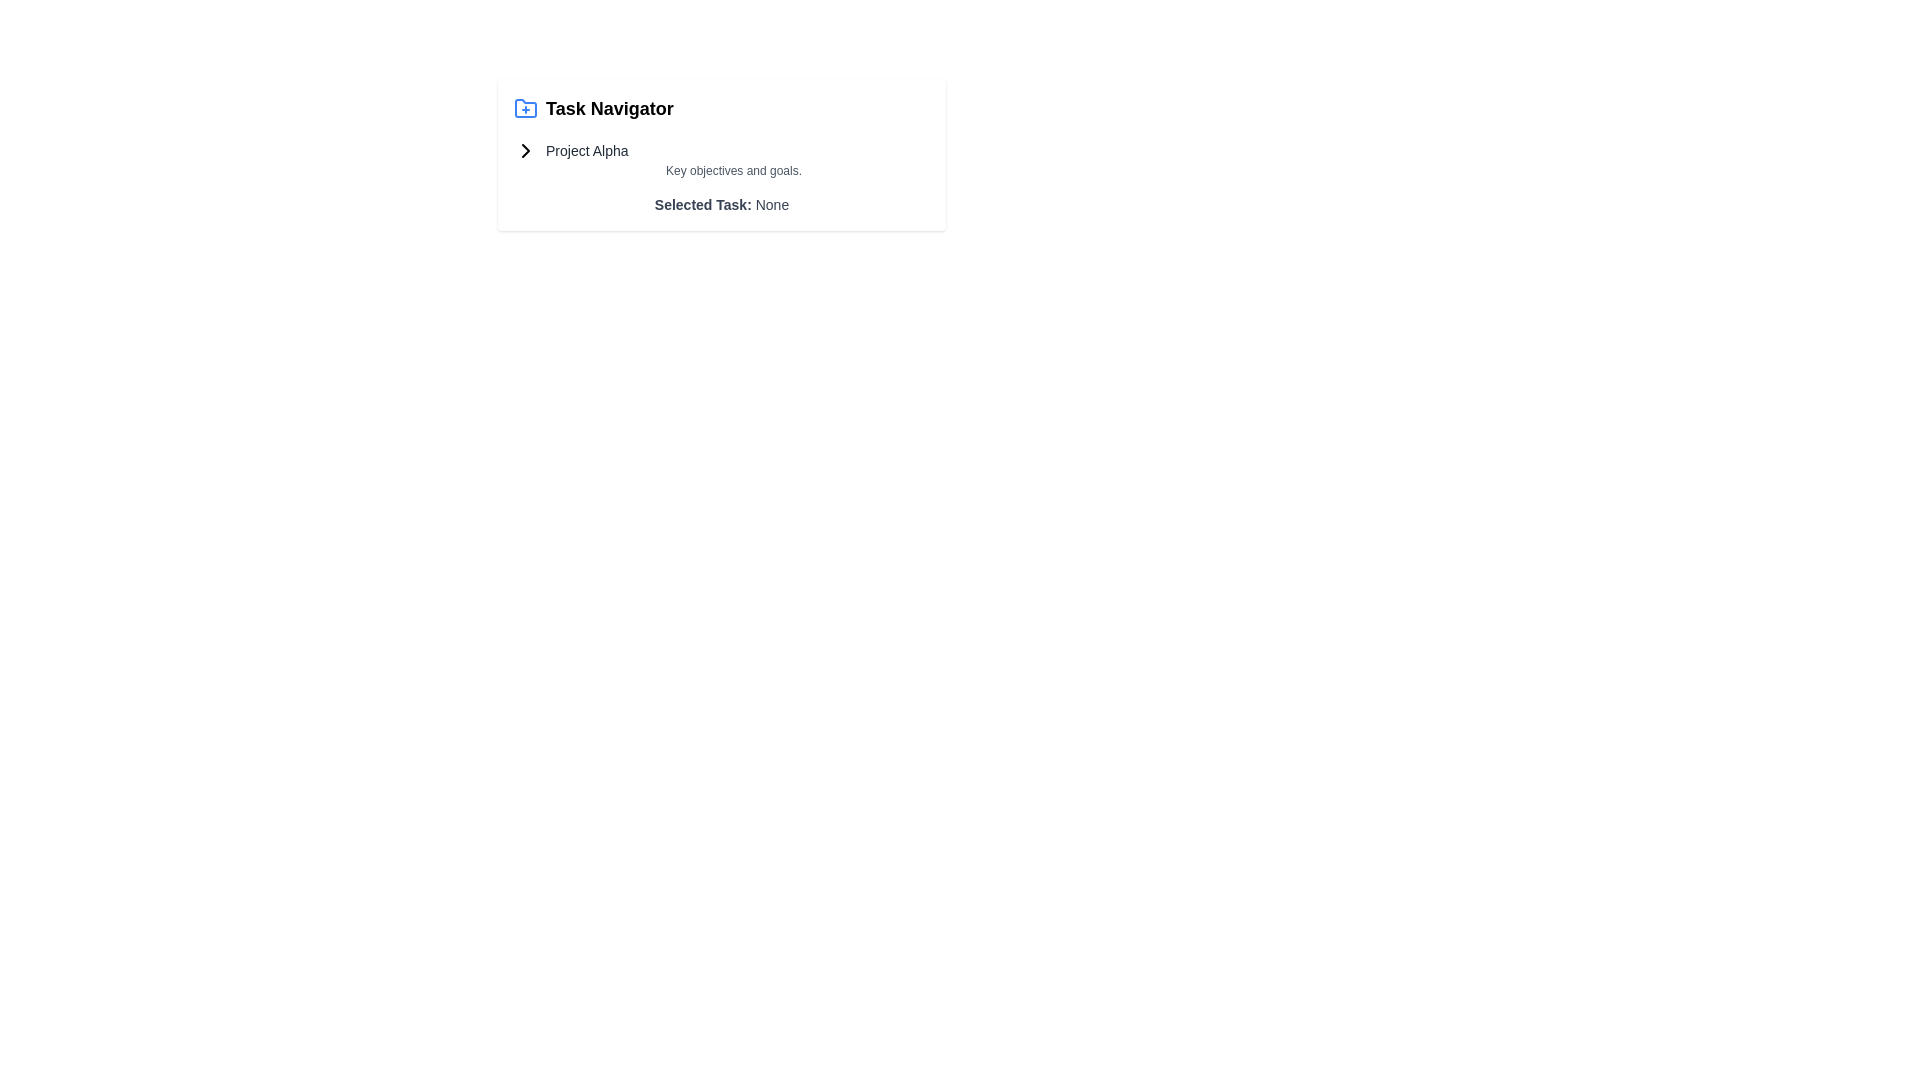 Image resolution: width=1920 pixels, height=1080 pixels. What do you see at coordinates (705, 204) in the screenshot?
I see `the text label indicating 'Selected Task: None', which serves` at bounding box center [705, 204].